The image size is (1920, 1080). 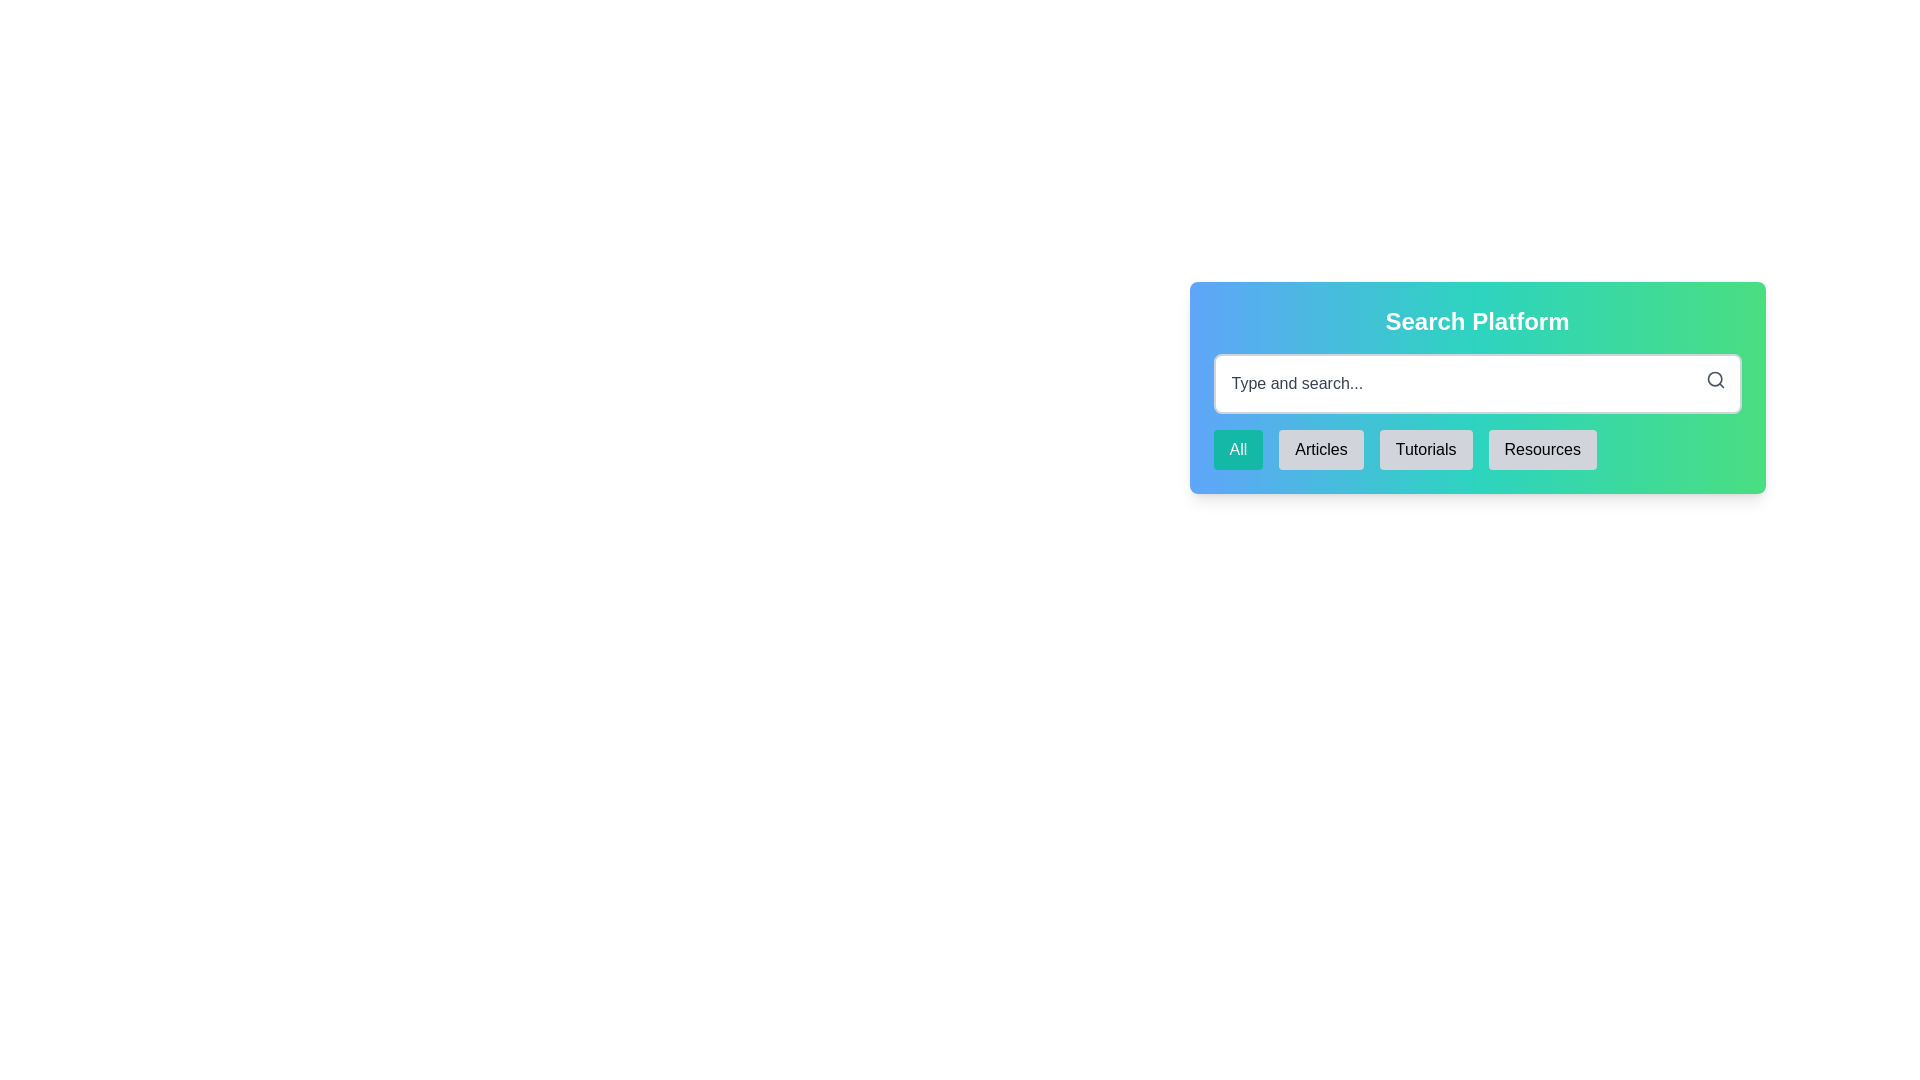 What do you see at coordinates (1321, 450) in the screenshot?
I see `the button labeled 'Articles' to observe its styling change when hovered` at bounding box center [1321, 450].